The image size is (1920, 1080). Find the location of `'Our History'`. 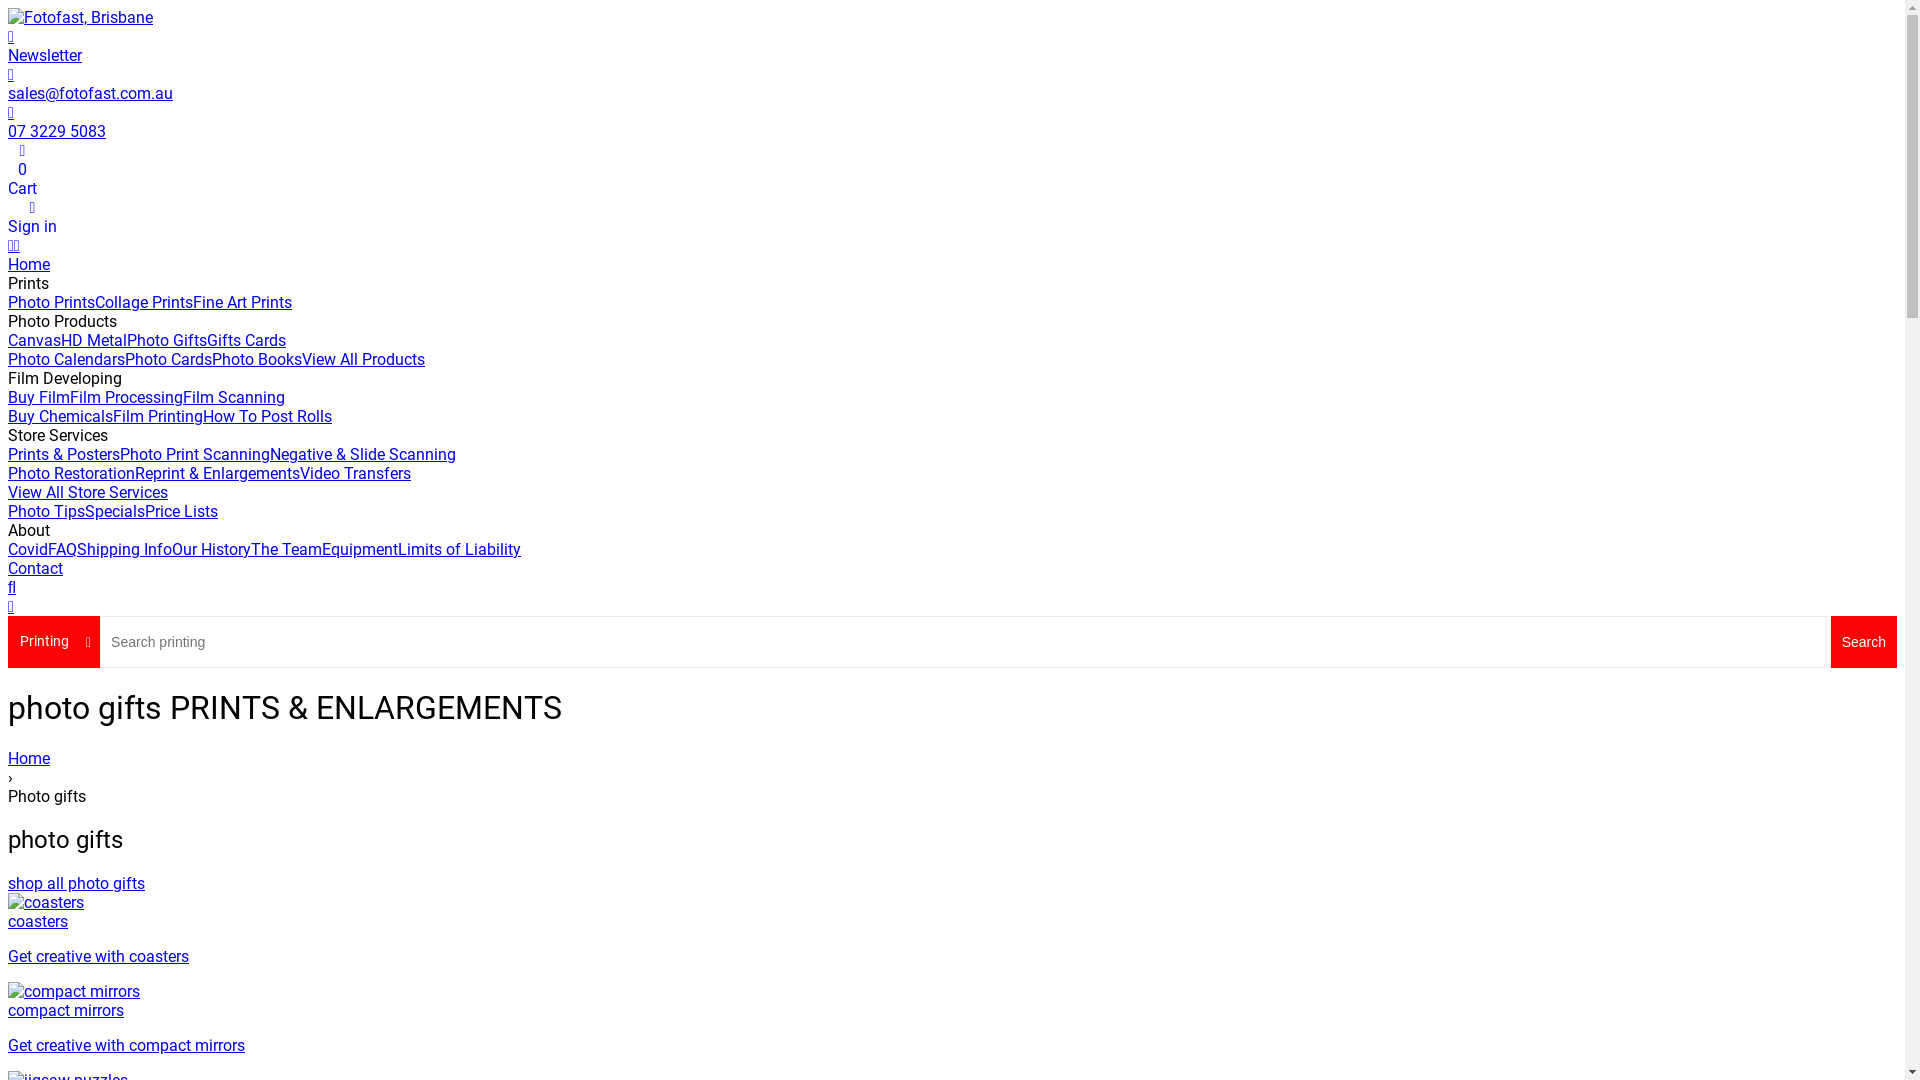

'Our History' is located at coordinates (211, 549).